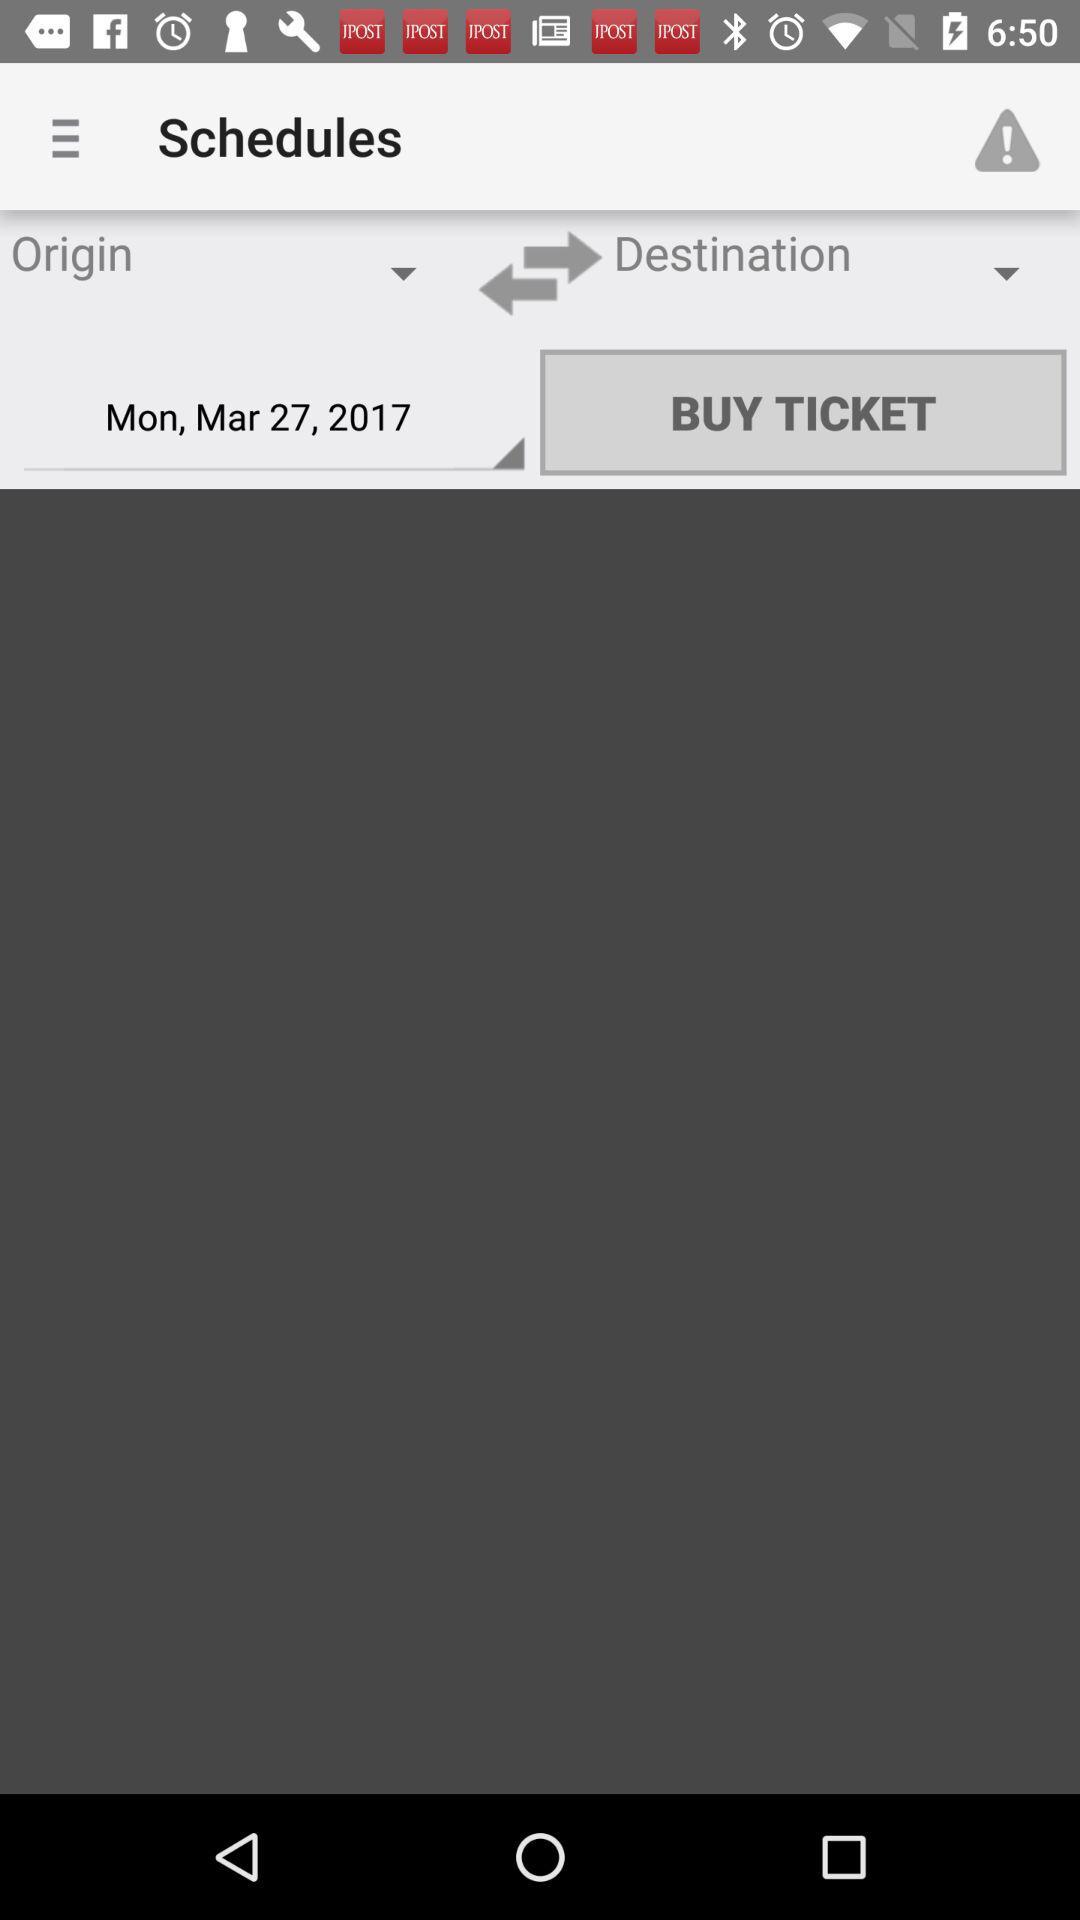  Describe the element at coordinates (72, 135) in the screenshot. I see `item next to the schedules app` at that location.